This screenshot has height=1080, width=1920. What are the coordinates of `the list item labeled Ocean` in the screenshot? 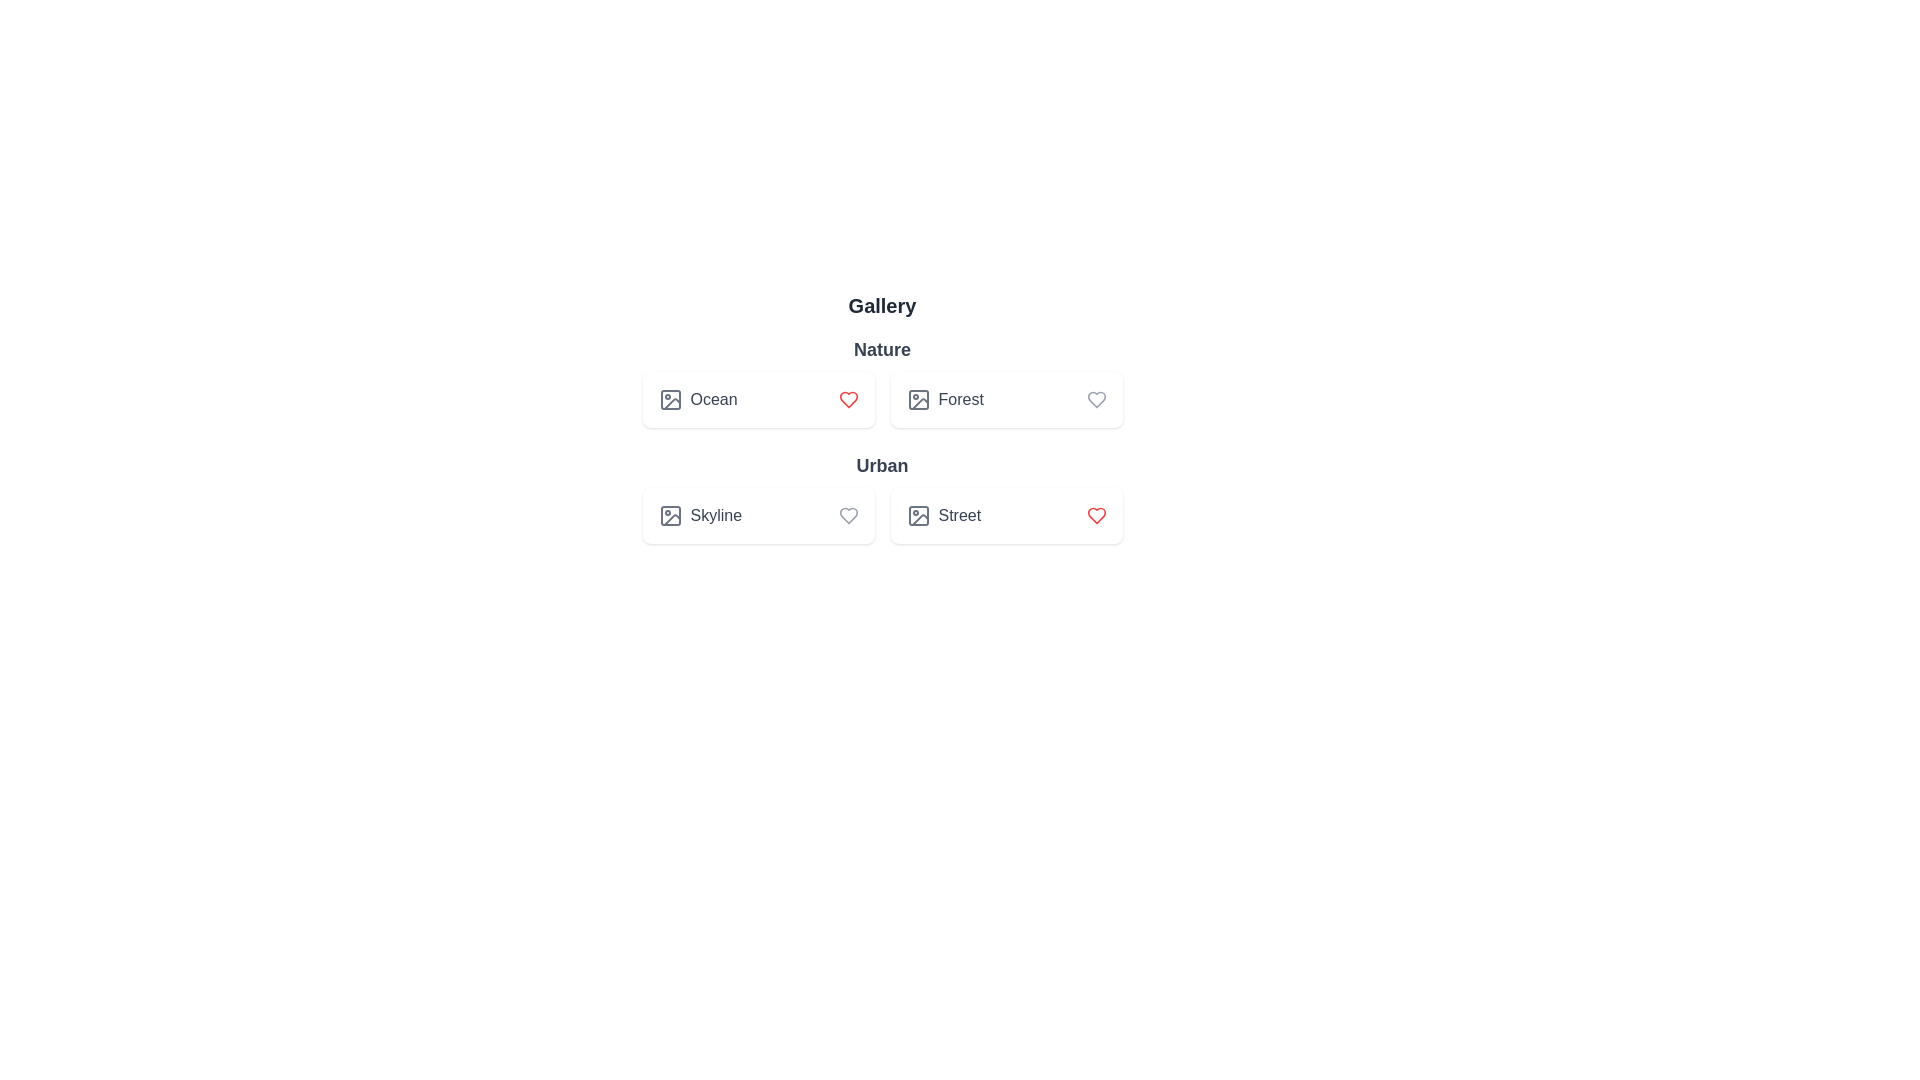 It's located at (757, 400).